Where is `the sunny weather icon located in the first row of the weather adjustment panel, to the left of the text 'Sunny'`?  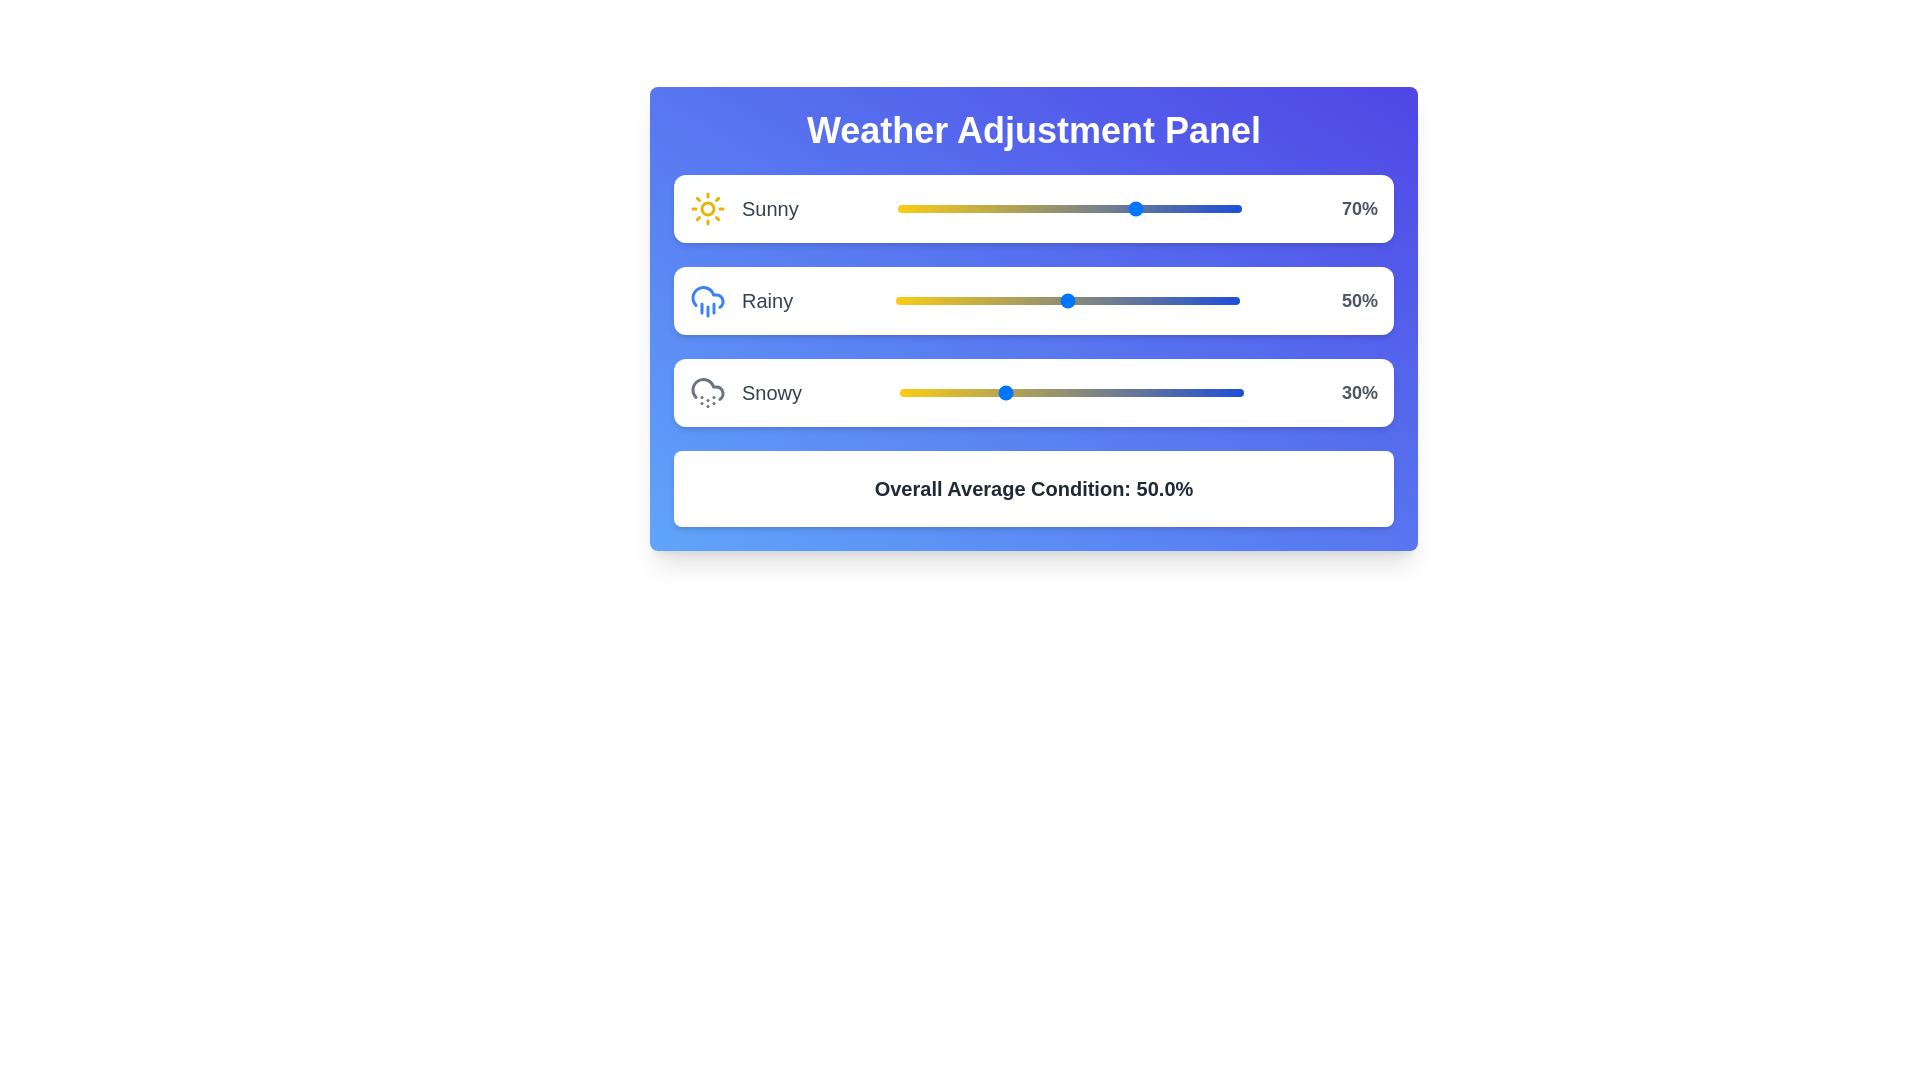 the sunny weather icon located in the first row of the weather adjustment panel, to the left of the text 'Sunny' is located at coordinates (708, 208).